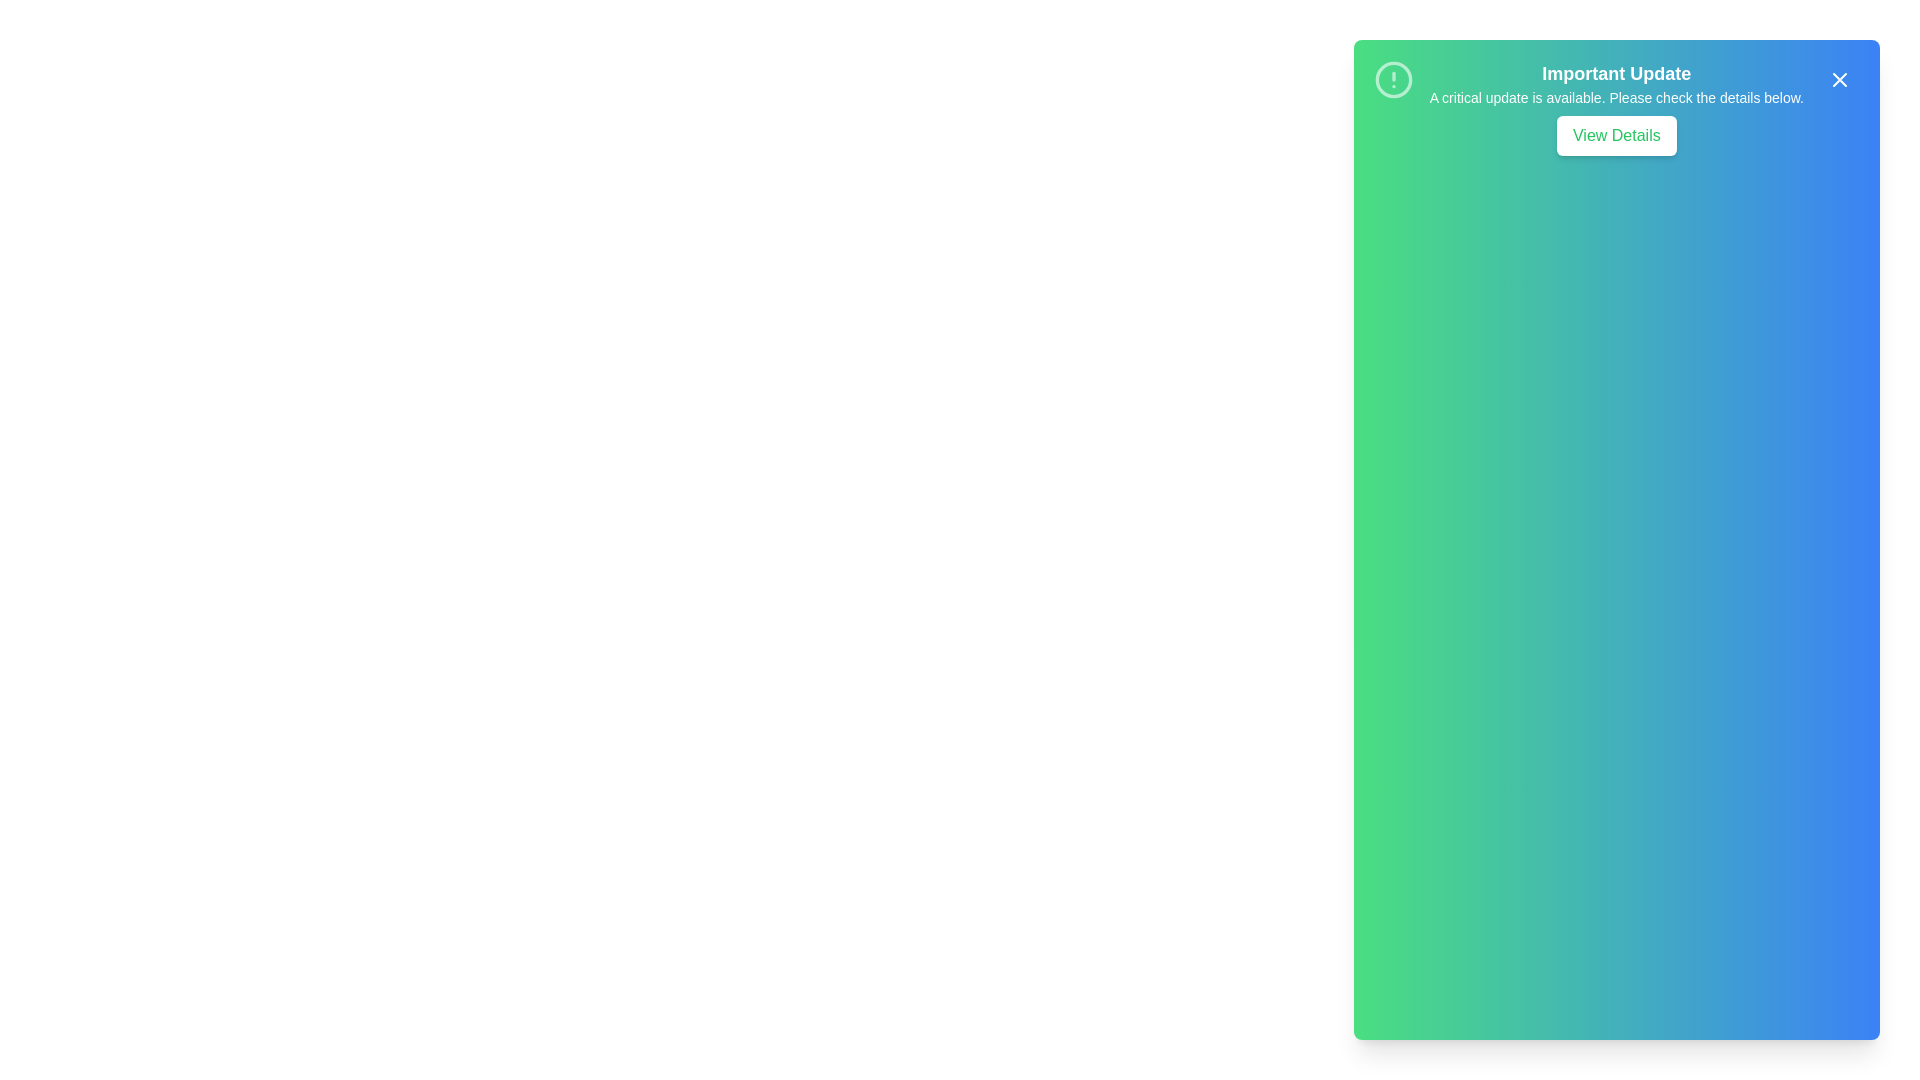  I want to click on the alert icon to inspect its details, so click(1392, 79).